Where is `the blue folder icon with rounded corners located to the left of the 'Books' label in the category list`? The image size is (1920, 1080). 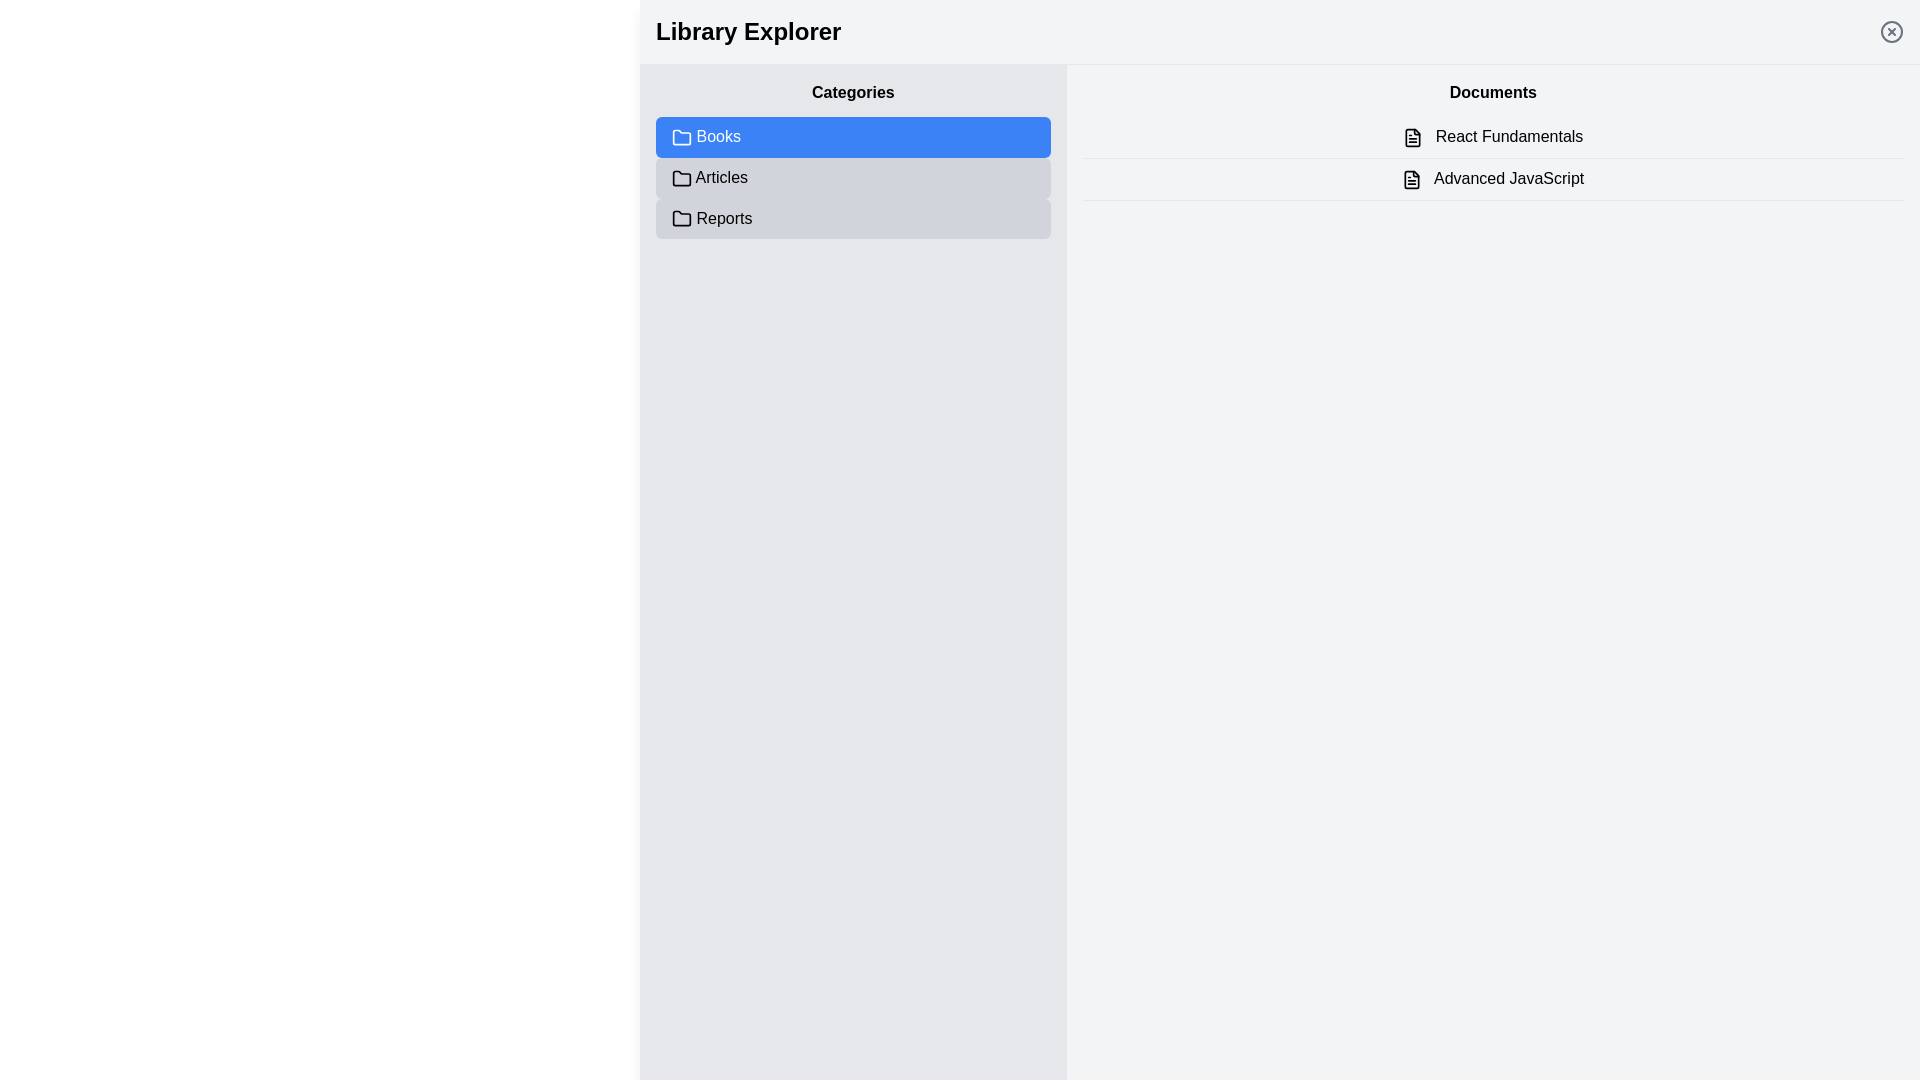
the blue folder icon with rounded corners located to the left of the 'Books' label in the category list is located at coordinates (681, 136).